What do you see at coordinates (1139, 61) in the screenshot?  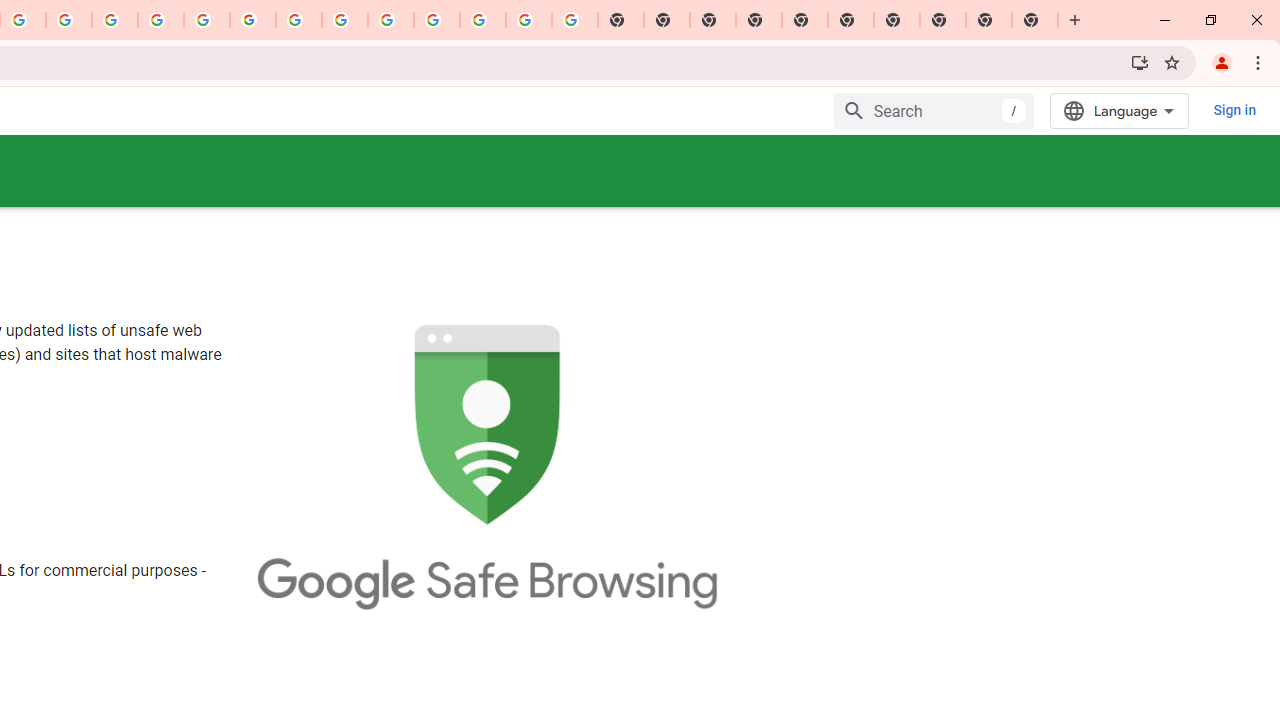 I see `'Install Google Developers'` at bounding box center [1139, 61].